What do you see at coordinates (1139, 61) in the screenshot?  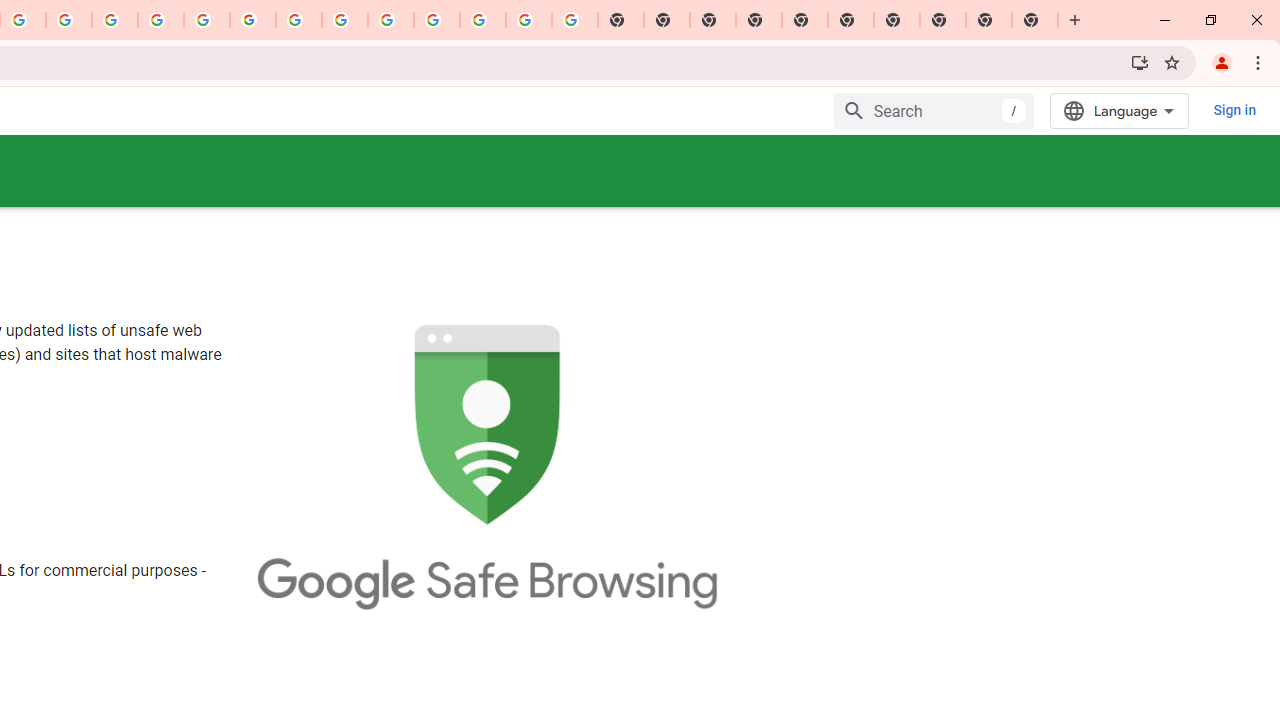 I see `'Install Google Developers'` at bounding box center [1139, 61].